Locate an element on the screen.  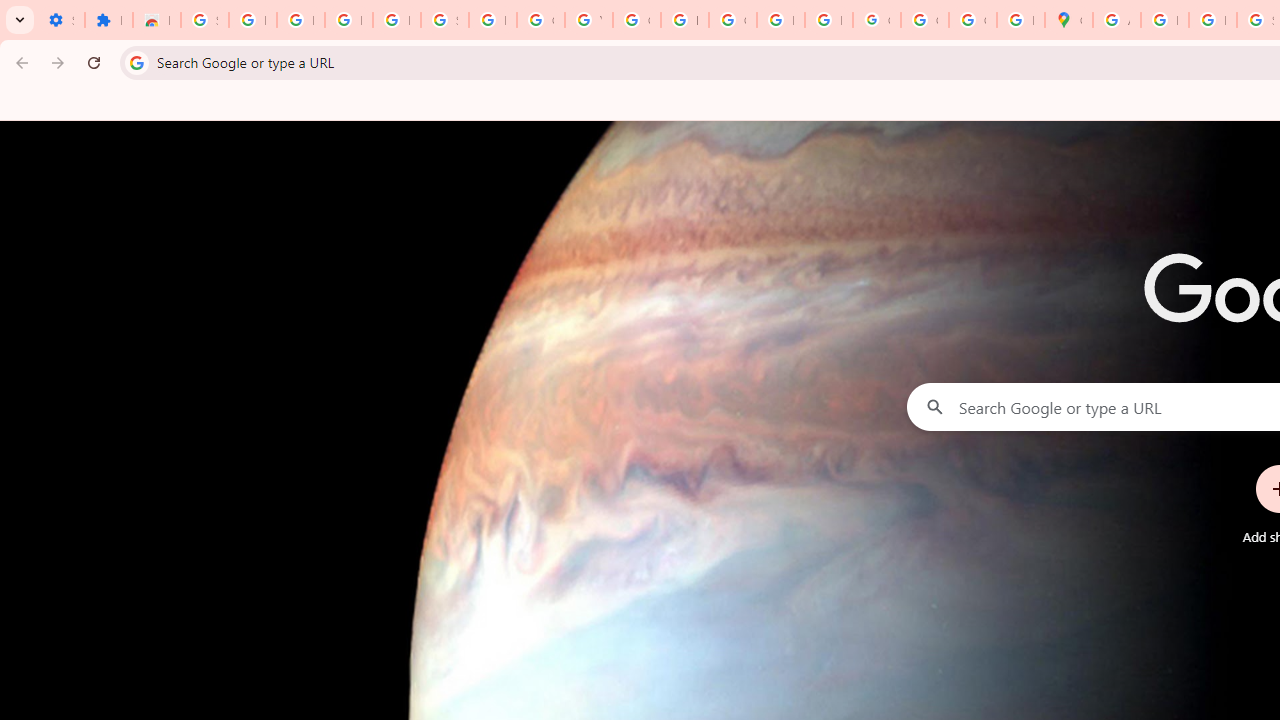
'Delete photos & videos - Computer - Google Photos Help' is located at coordinates (299, 20).